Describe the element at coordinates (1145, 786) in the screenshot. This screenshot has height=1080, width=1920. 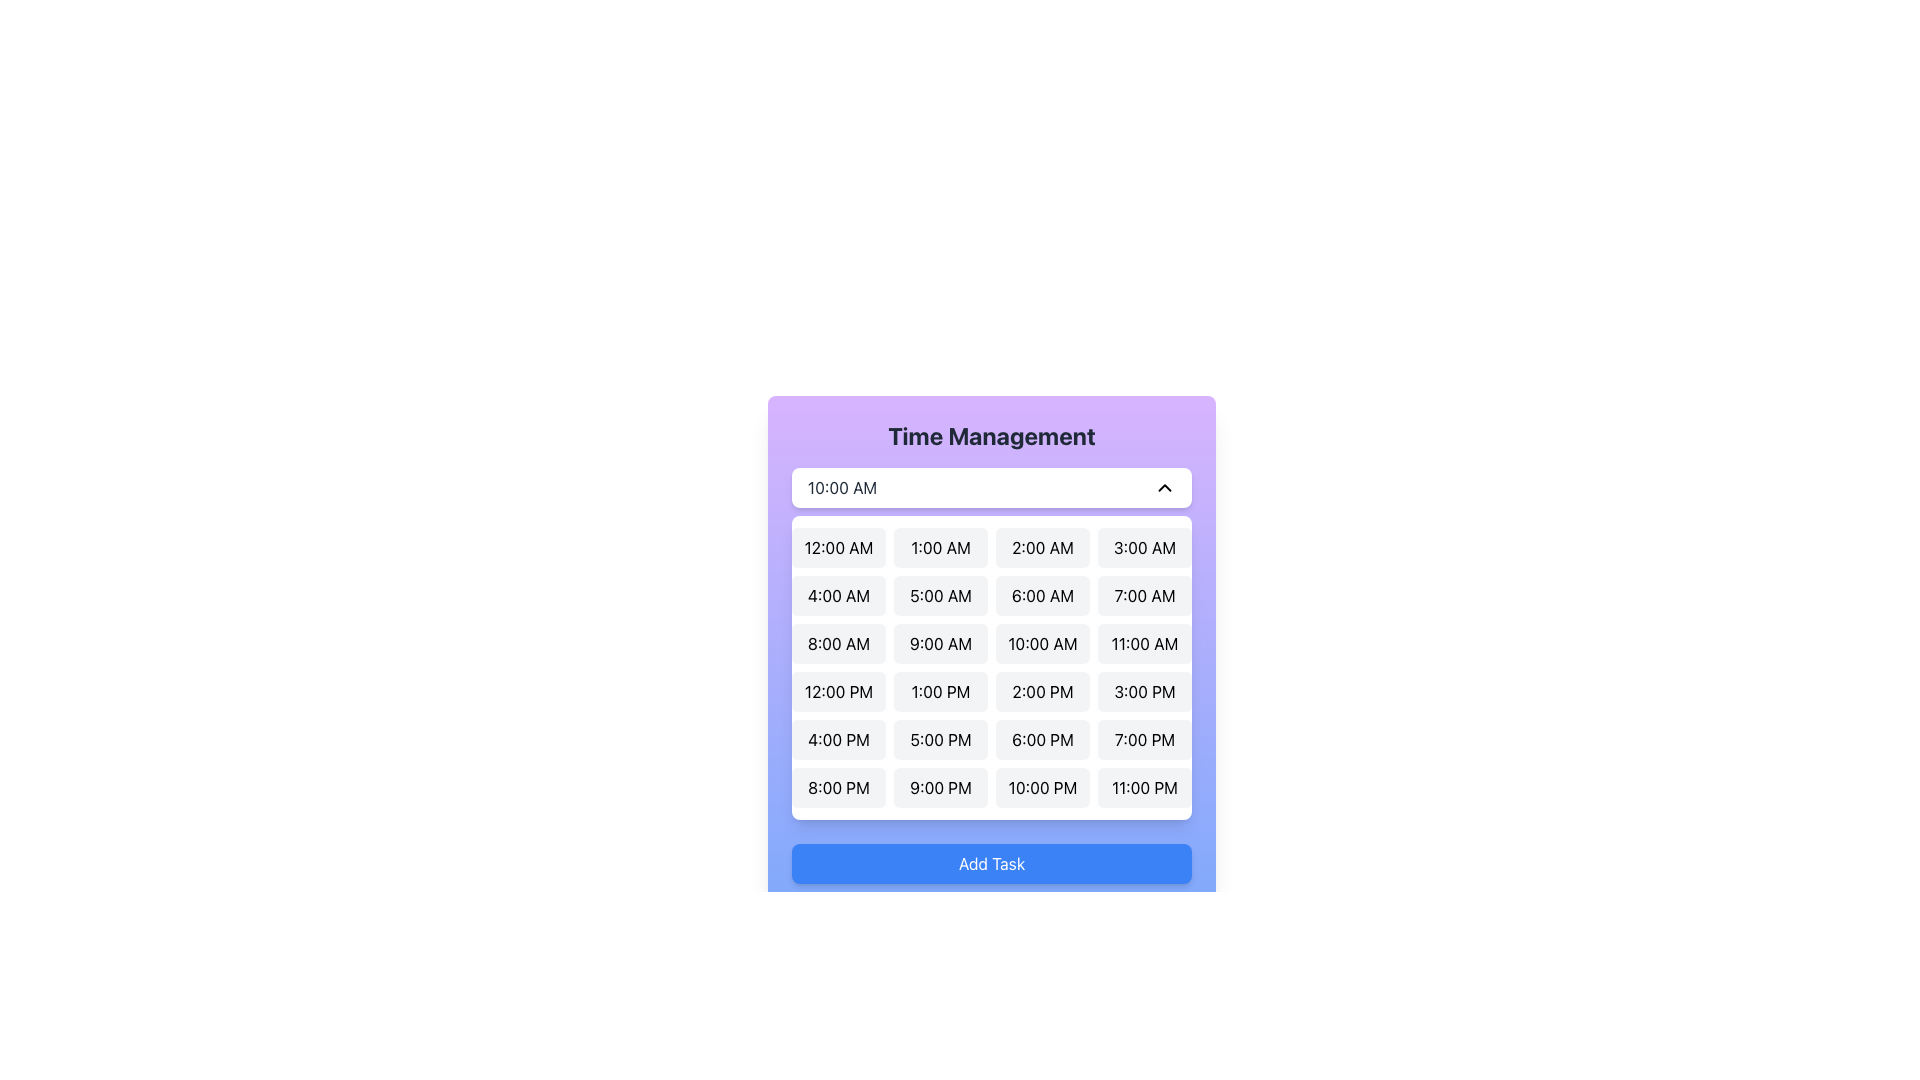
I see `the button labeled '11:00 PM' in the bottom-right corner of the Time Management interface` at that location.